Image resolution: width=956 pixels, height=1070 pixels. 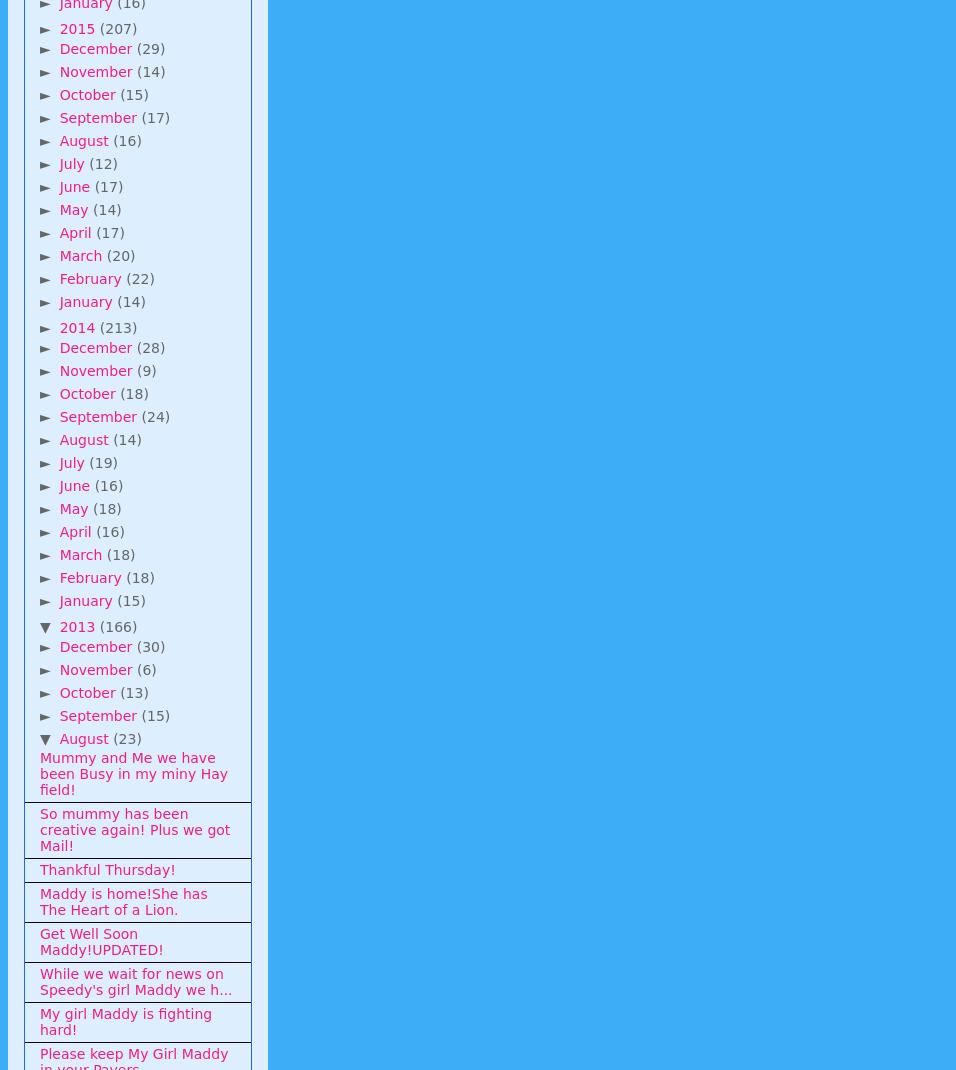 I want to click on '(166)', so click(x=116, y=627).